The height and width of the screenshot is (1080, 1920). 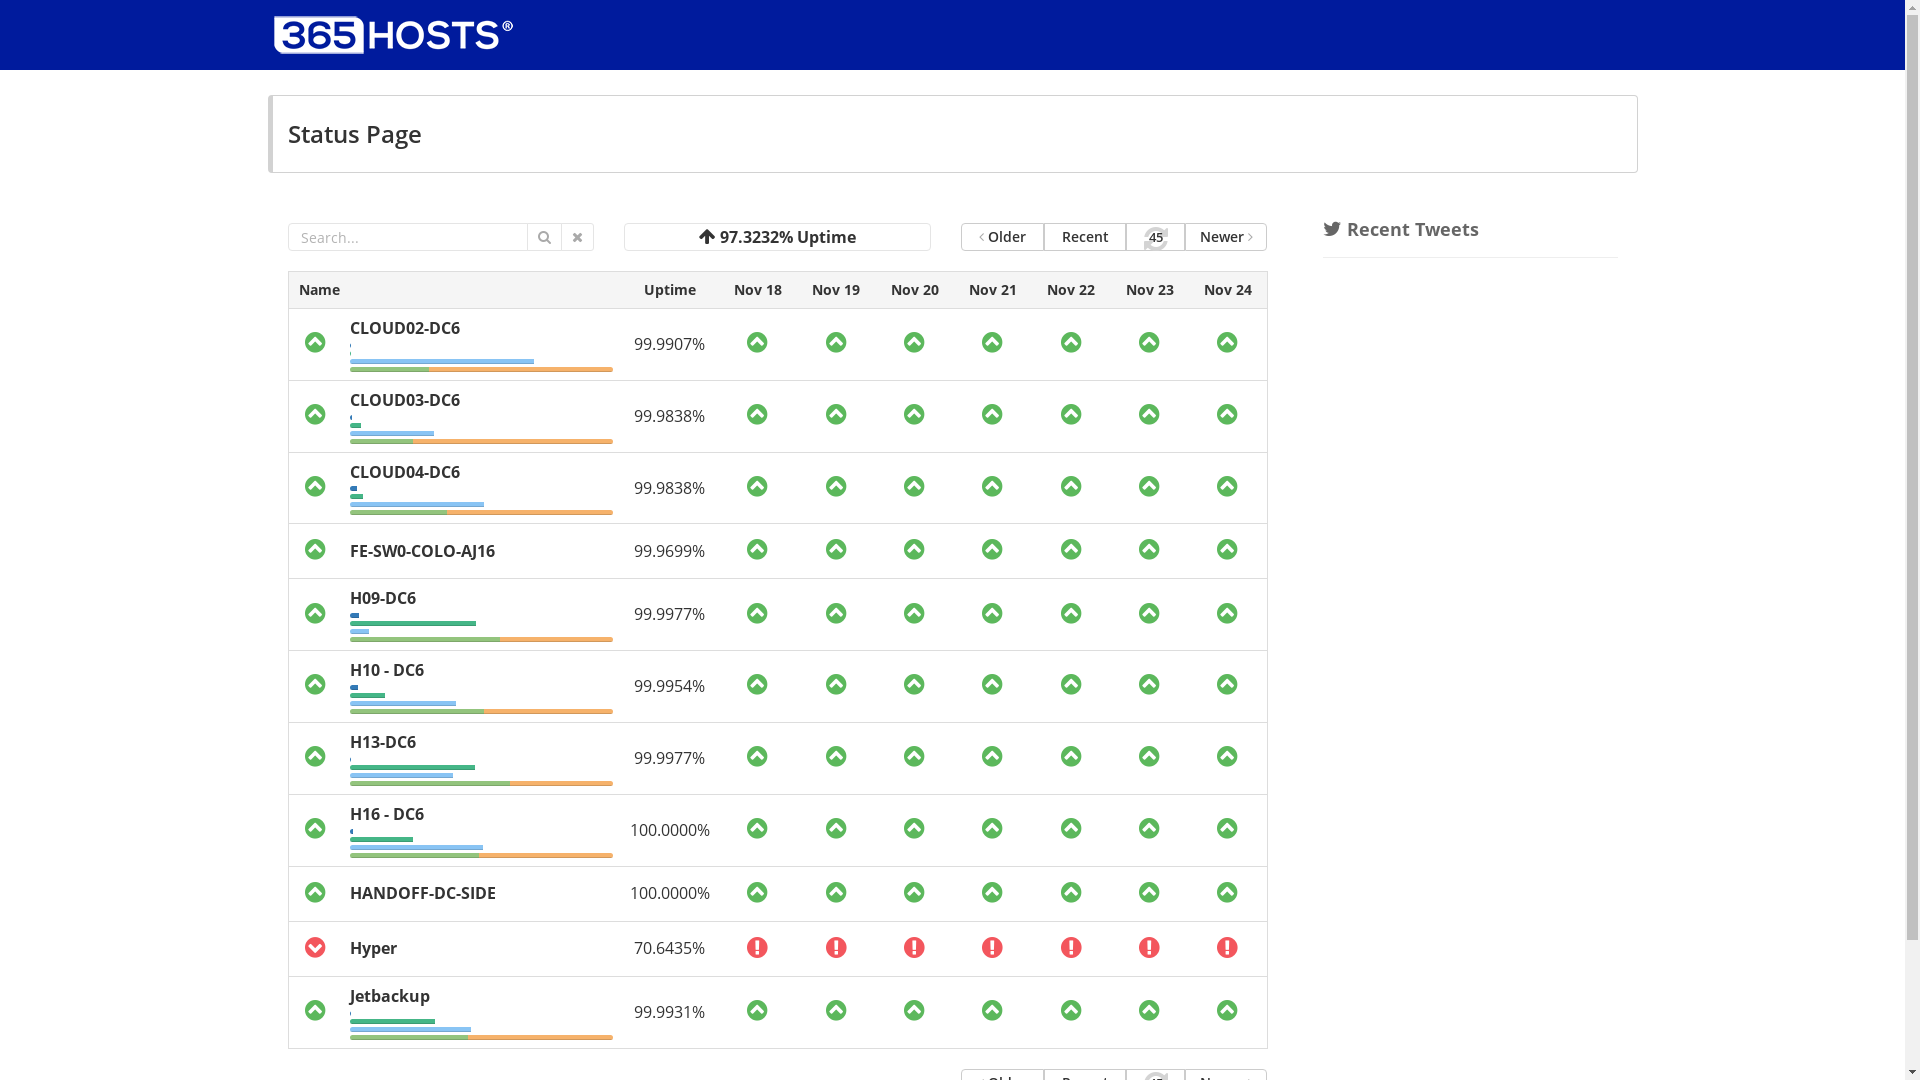 What do you see at coordinates (403, 400) in the screenshot?
I see `'CLOUD03-DC6'` at bounding box center [403, 400].